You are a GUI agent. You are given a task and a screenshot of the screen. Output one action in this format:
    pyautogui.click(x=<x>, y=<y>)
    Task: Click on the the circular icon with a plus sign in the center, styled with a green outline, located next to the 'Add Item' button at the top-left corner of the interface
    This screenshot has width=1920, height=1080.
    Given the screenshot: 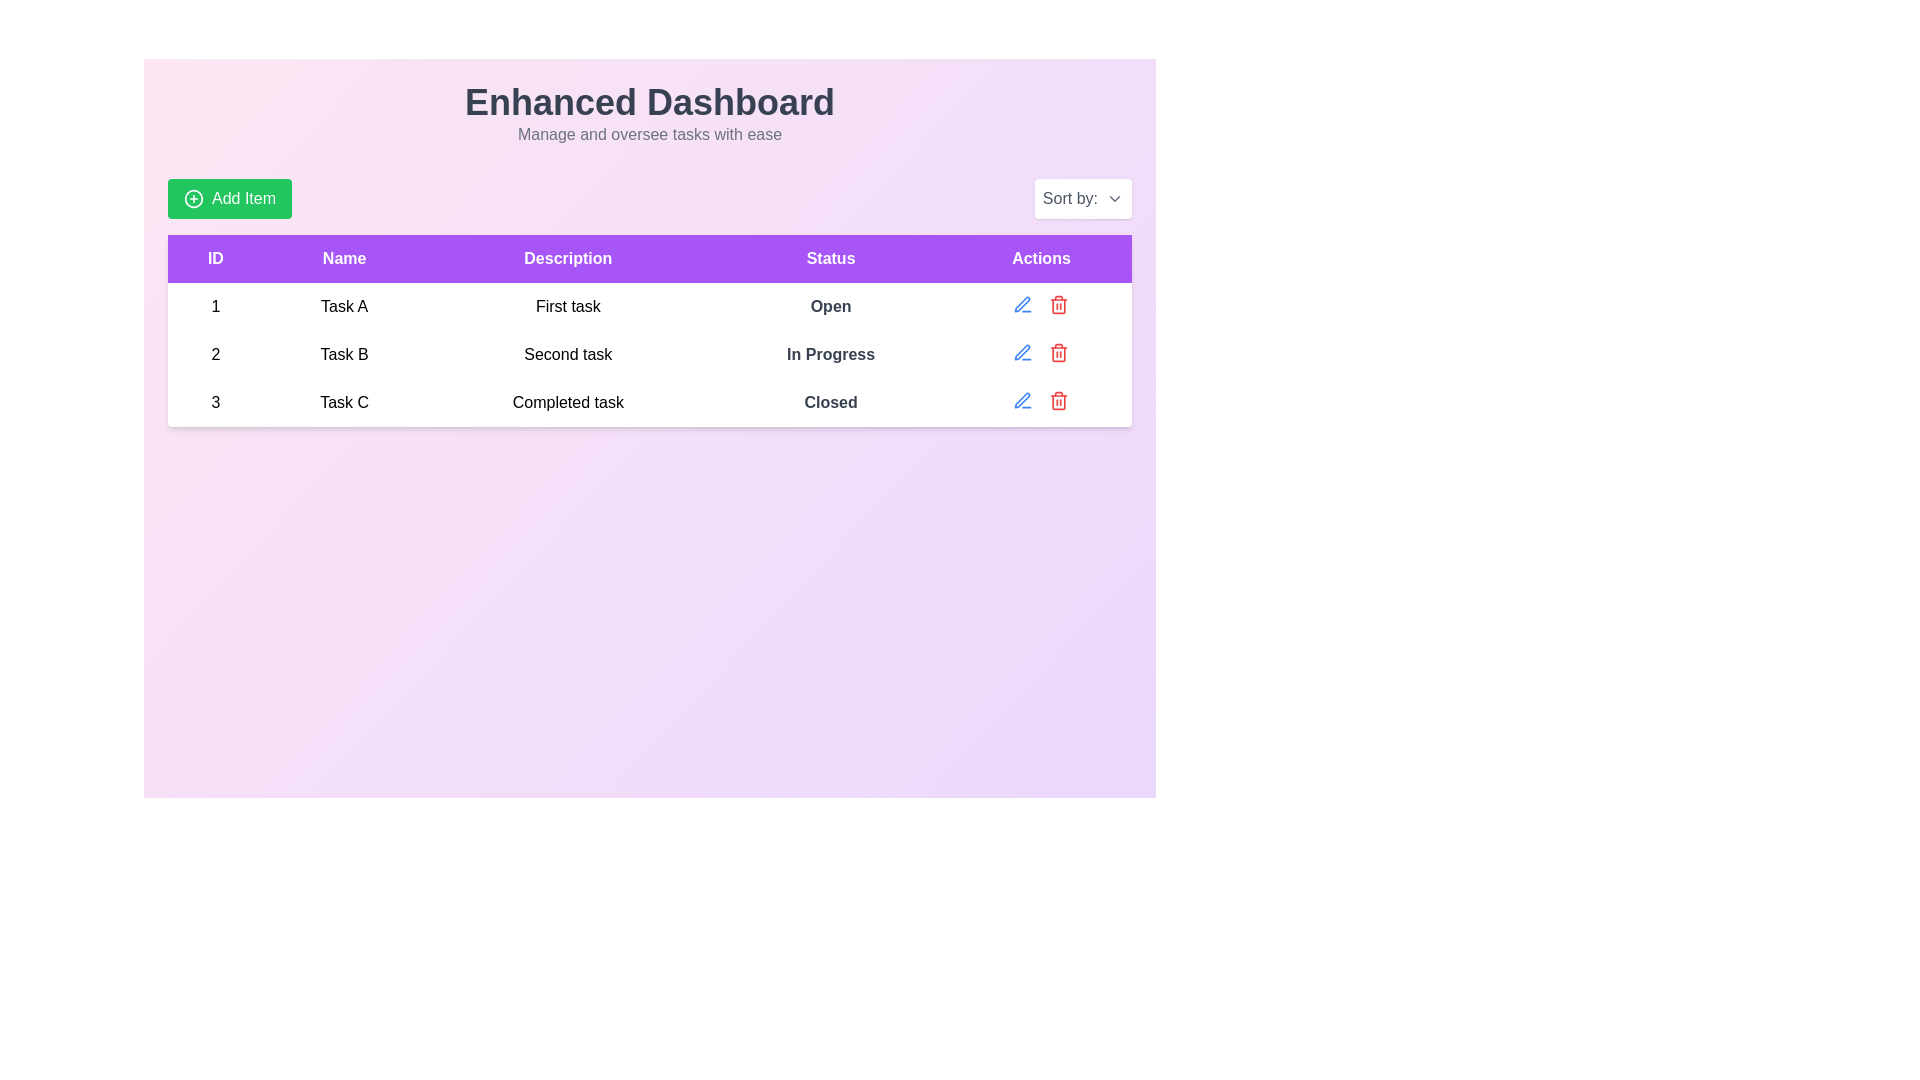 What is the action you would take?
    pyautogui.click(x=193, y=199)
    